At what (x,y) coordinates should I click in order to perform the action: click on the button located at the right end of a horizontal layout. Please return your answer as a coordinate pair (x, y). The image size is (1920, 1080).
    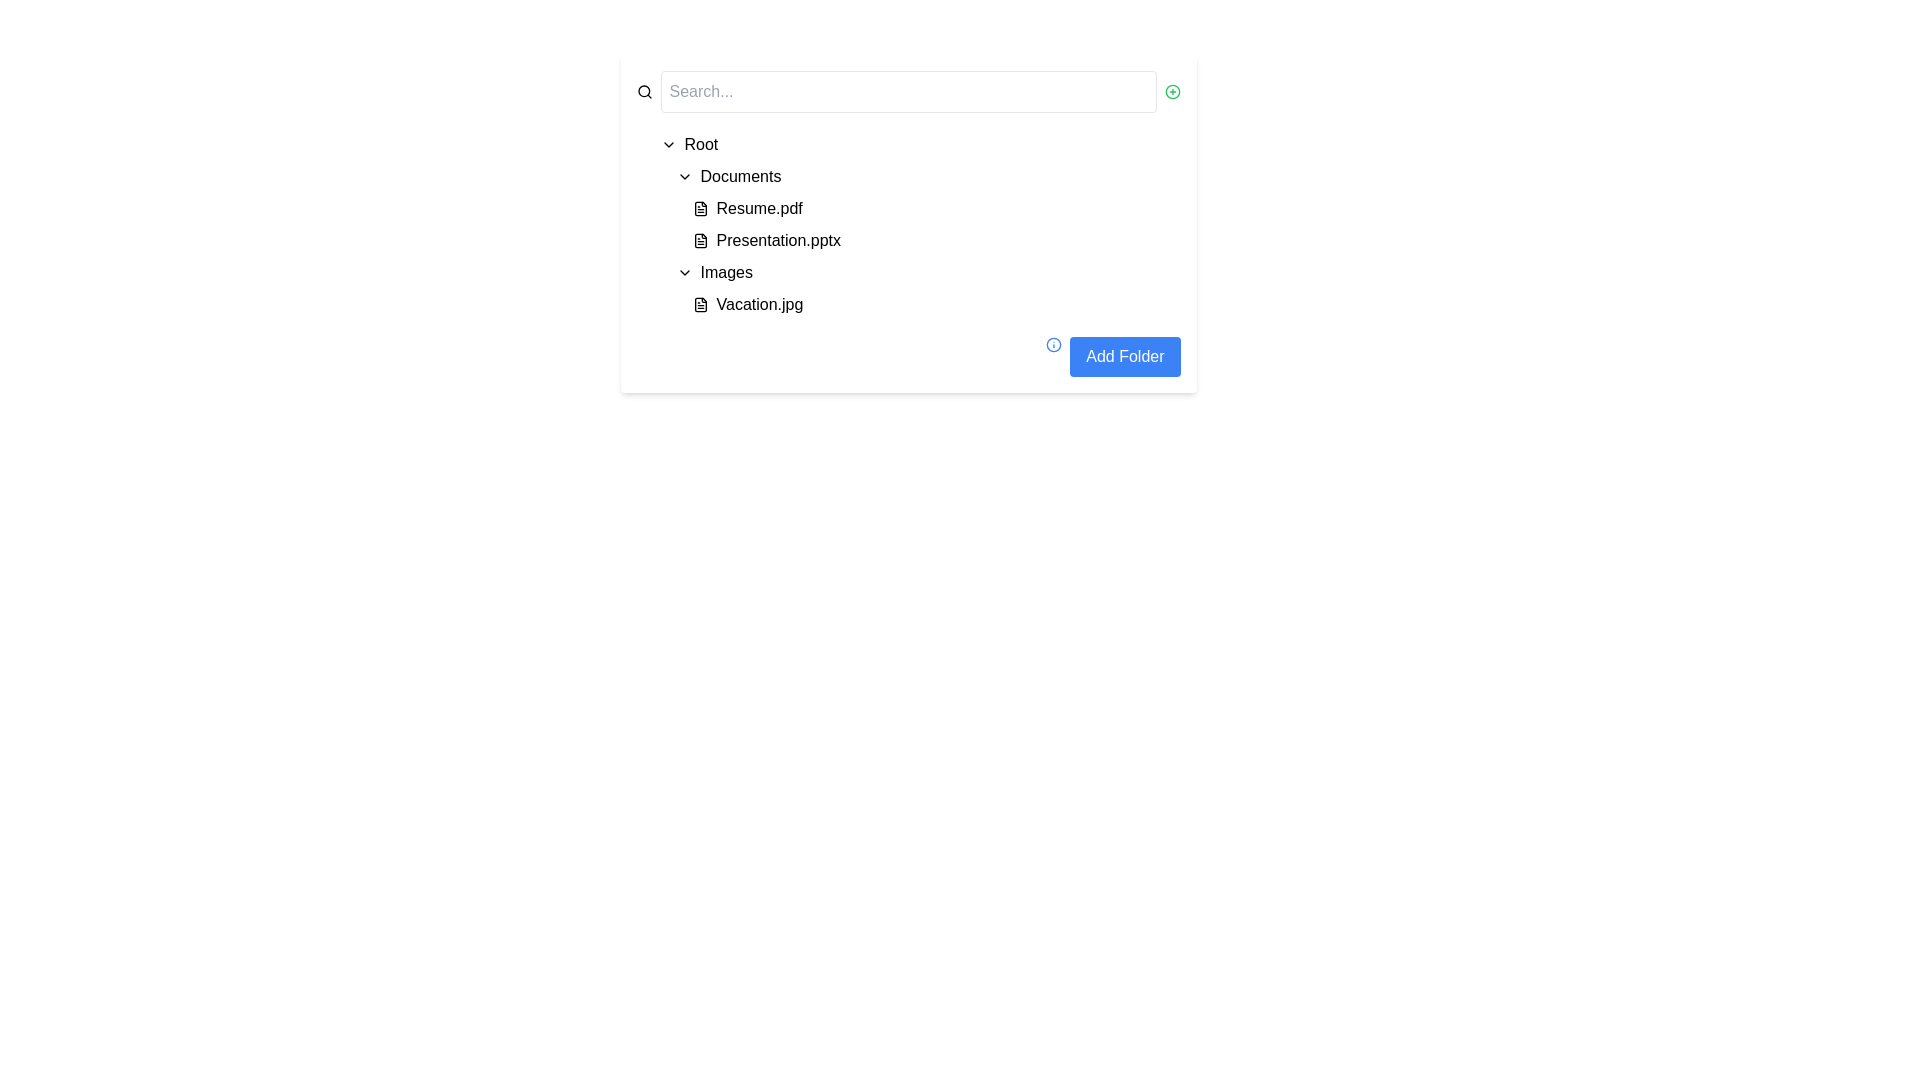
    Looking at the image, I should click on (1172, 92).